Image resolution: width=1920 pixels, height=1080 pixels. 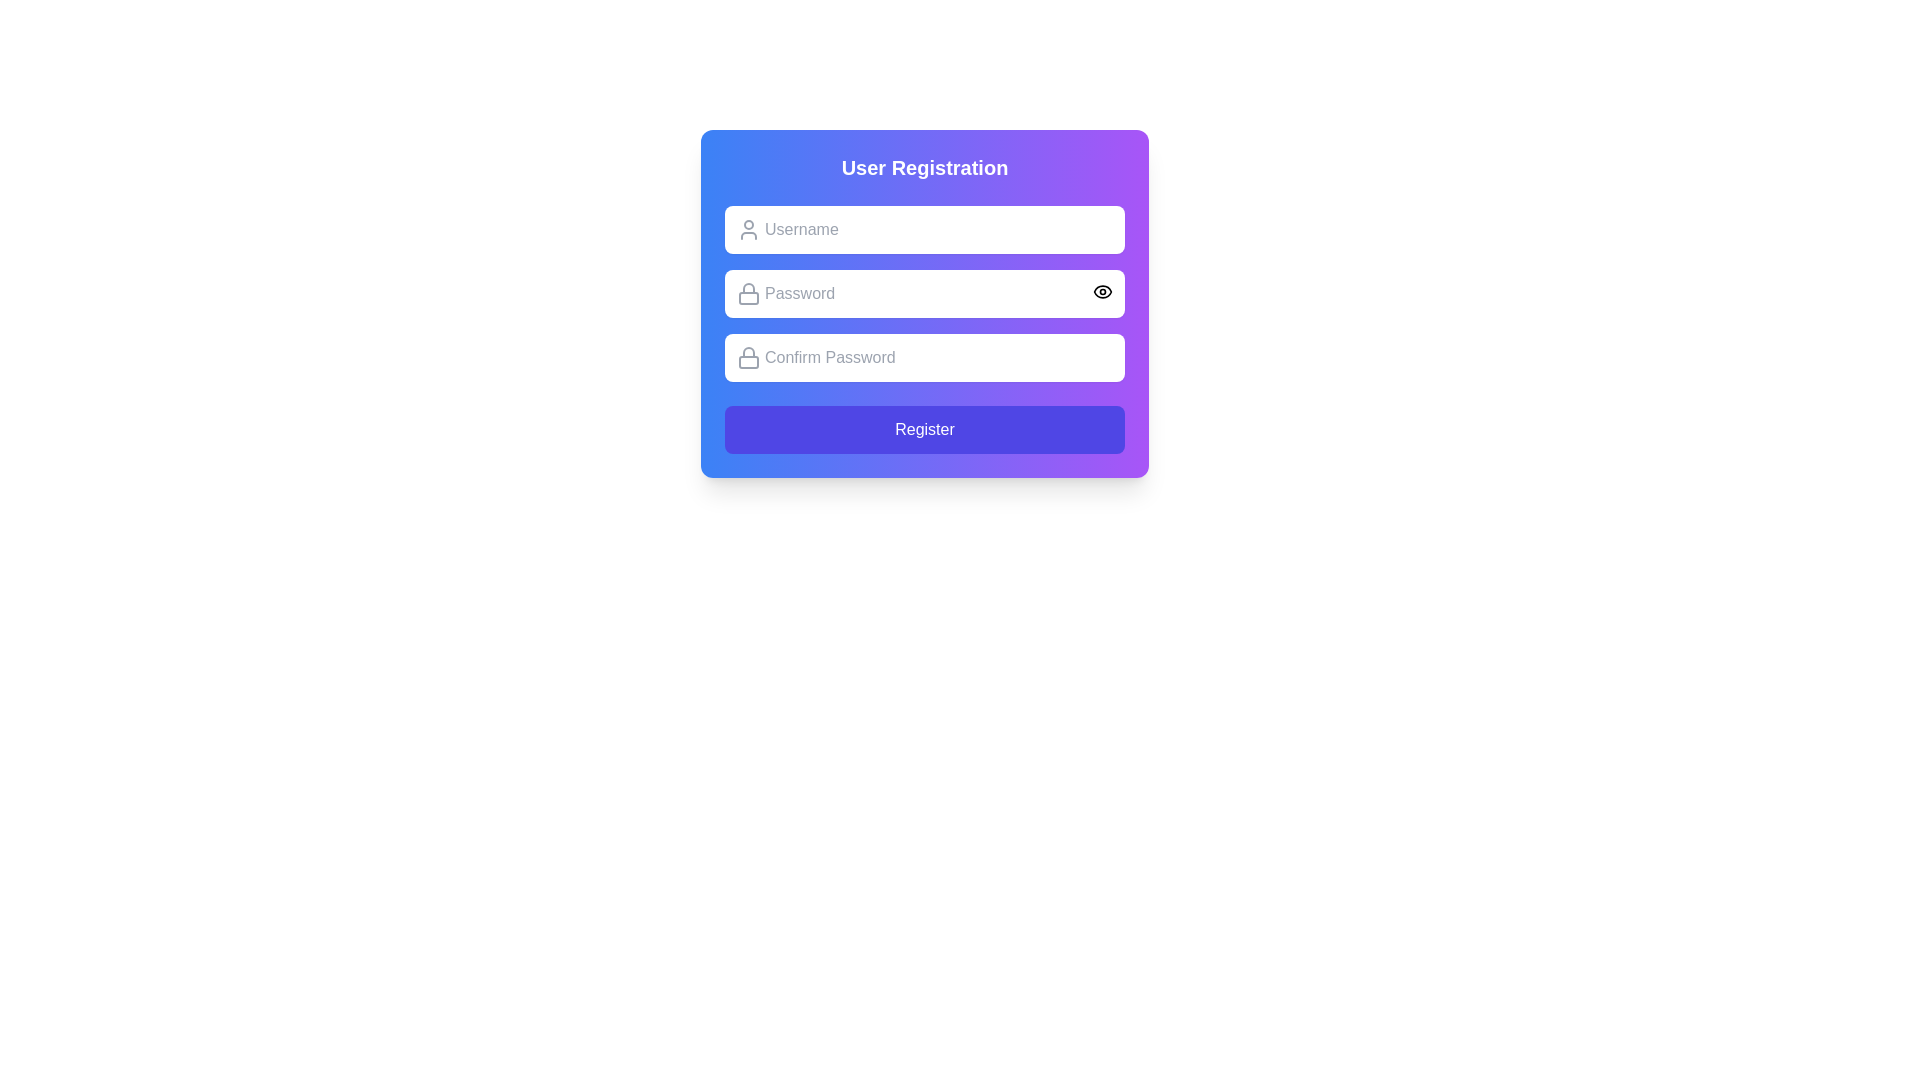 What do you see at coordinates (747, 297) in the screenshot?
I see `the bottom rectangle part of the lock icon, which represents security in the UI, located to the left of the 'Password' input field` at bounding box center [747, 297].